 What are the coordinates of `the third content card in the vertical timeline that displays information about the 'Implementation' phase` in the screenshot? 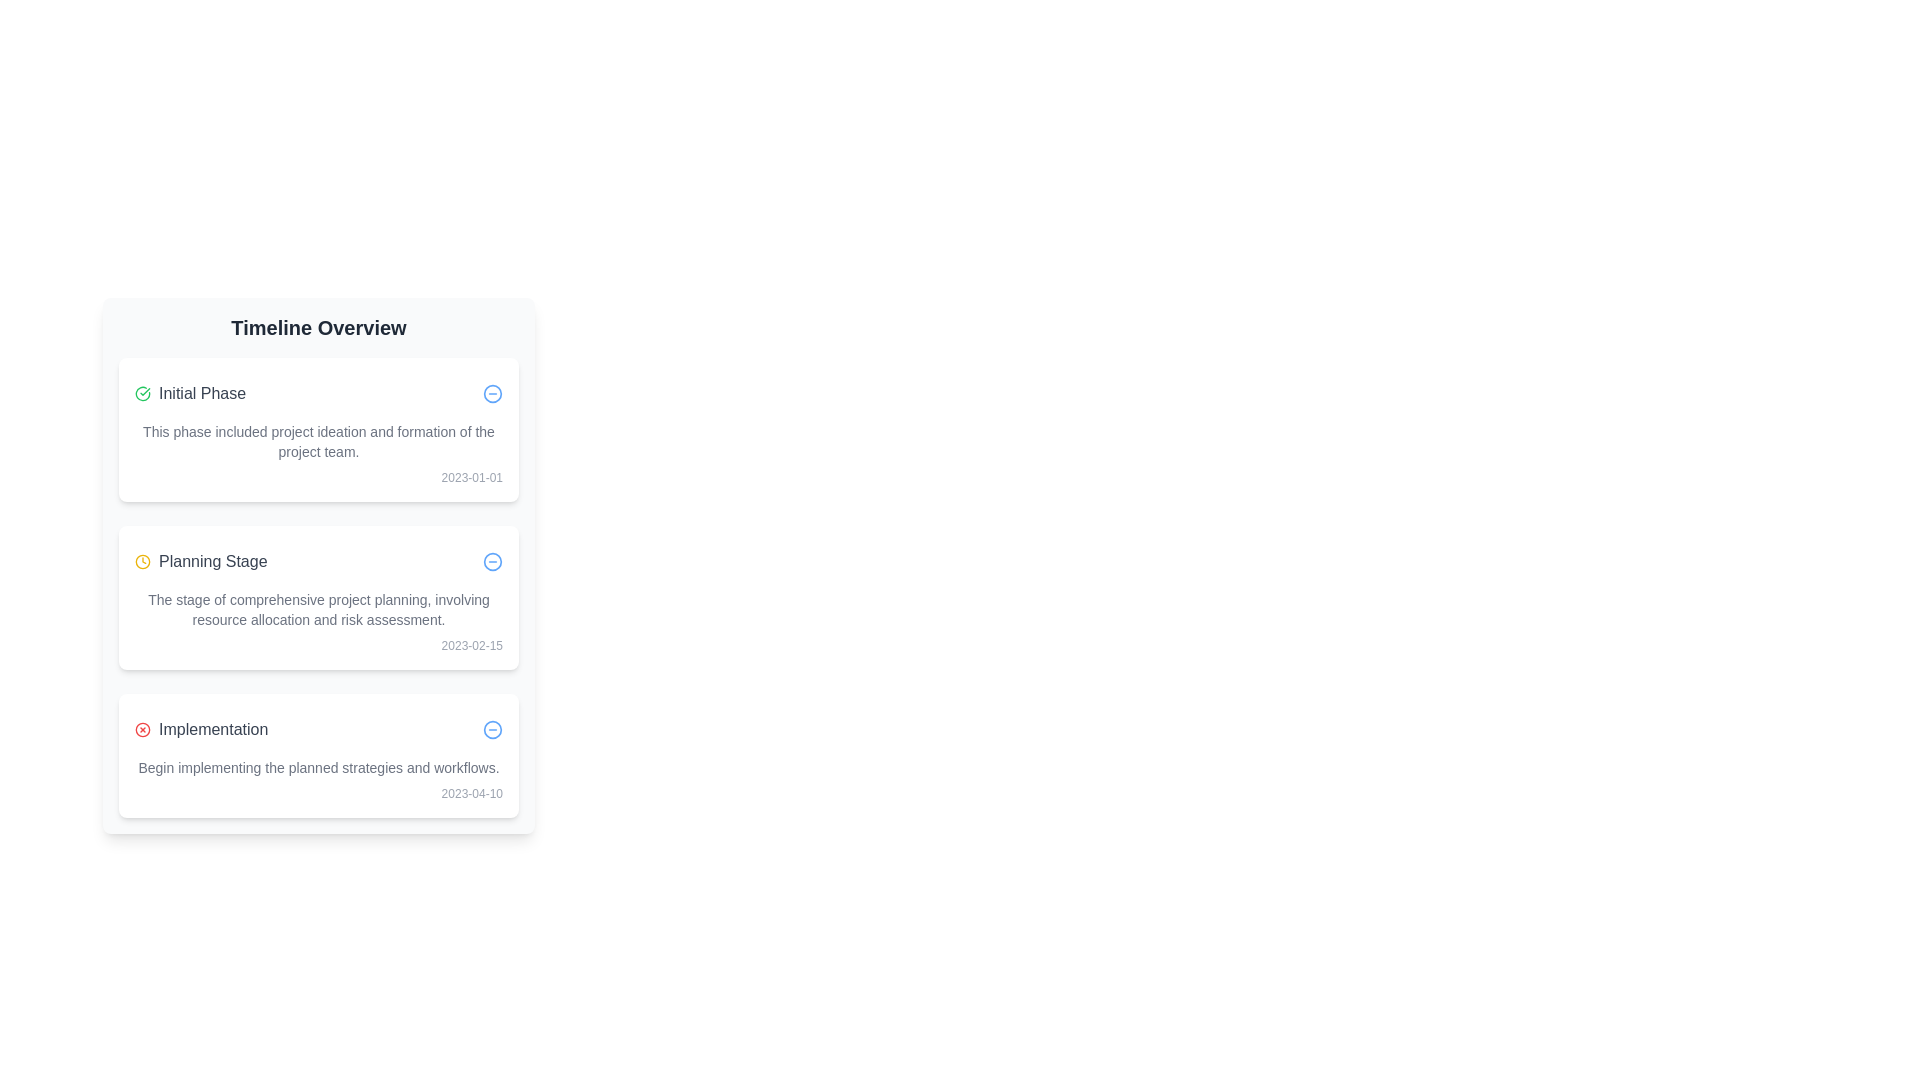 It's located at (317, 756).